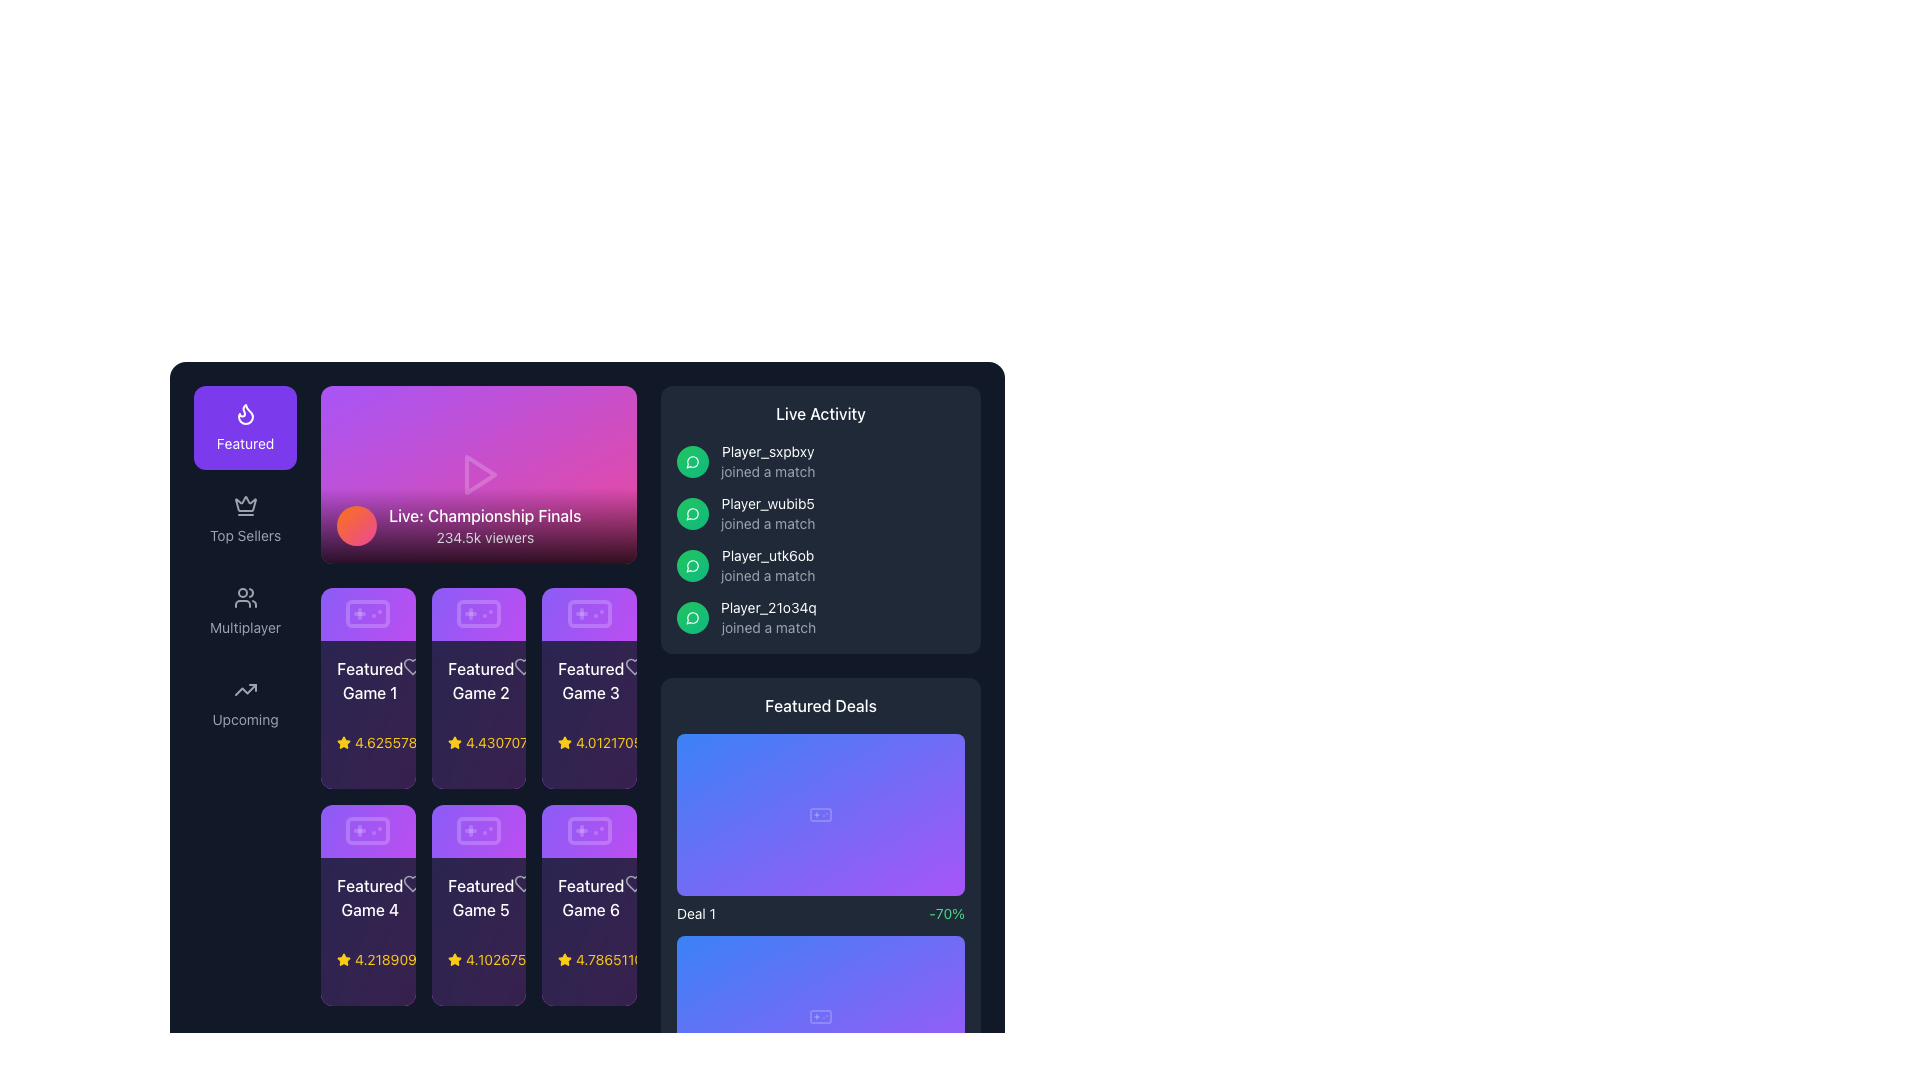  Describe the element at coordinates (820, 462) in the screenshot. I see `the player name in the first list item under 'Live Activity'` at that location.